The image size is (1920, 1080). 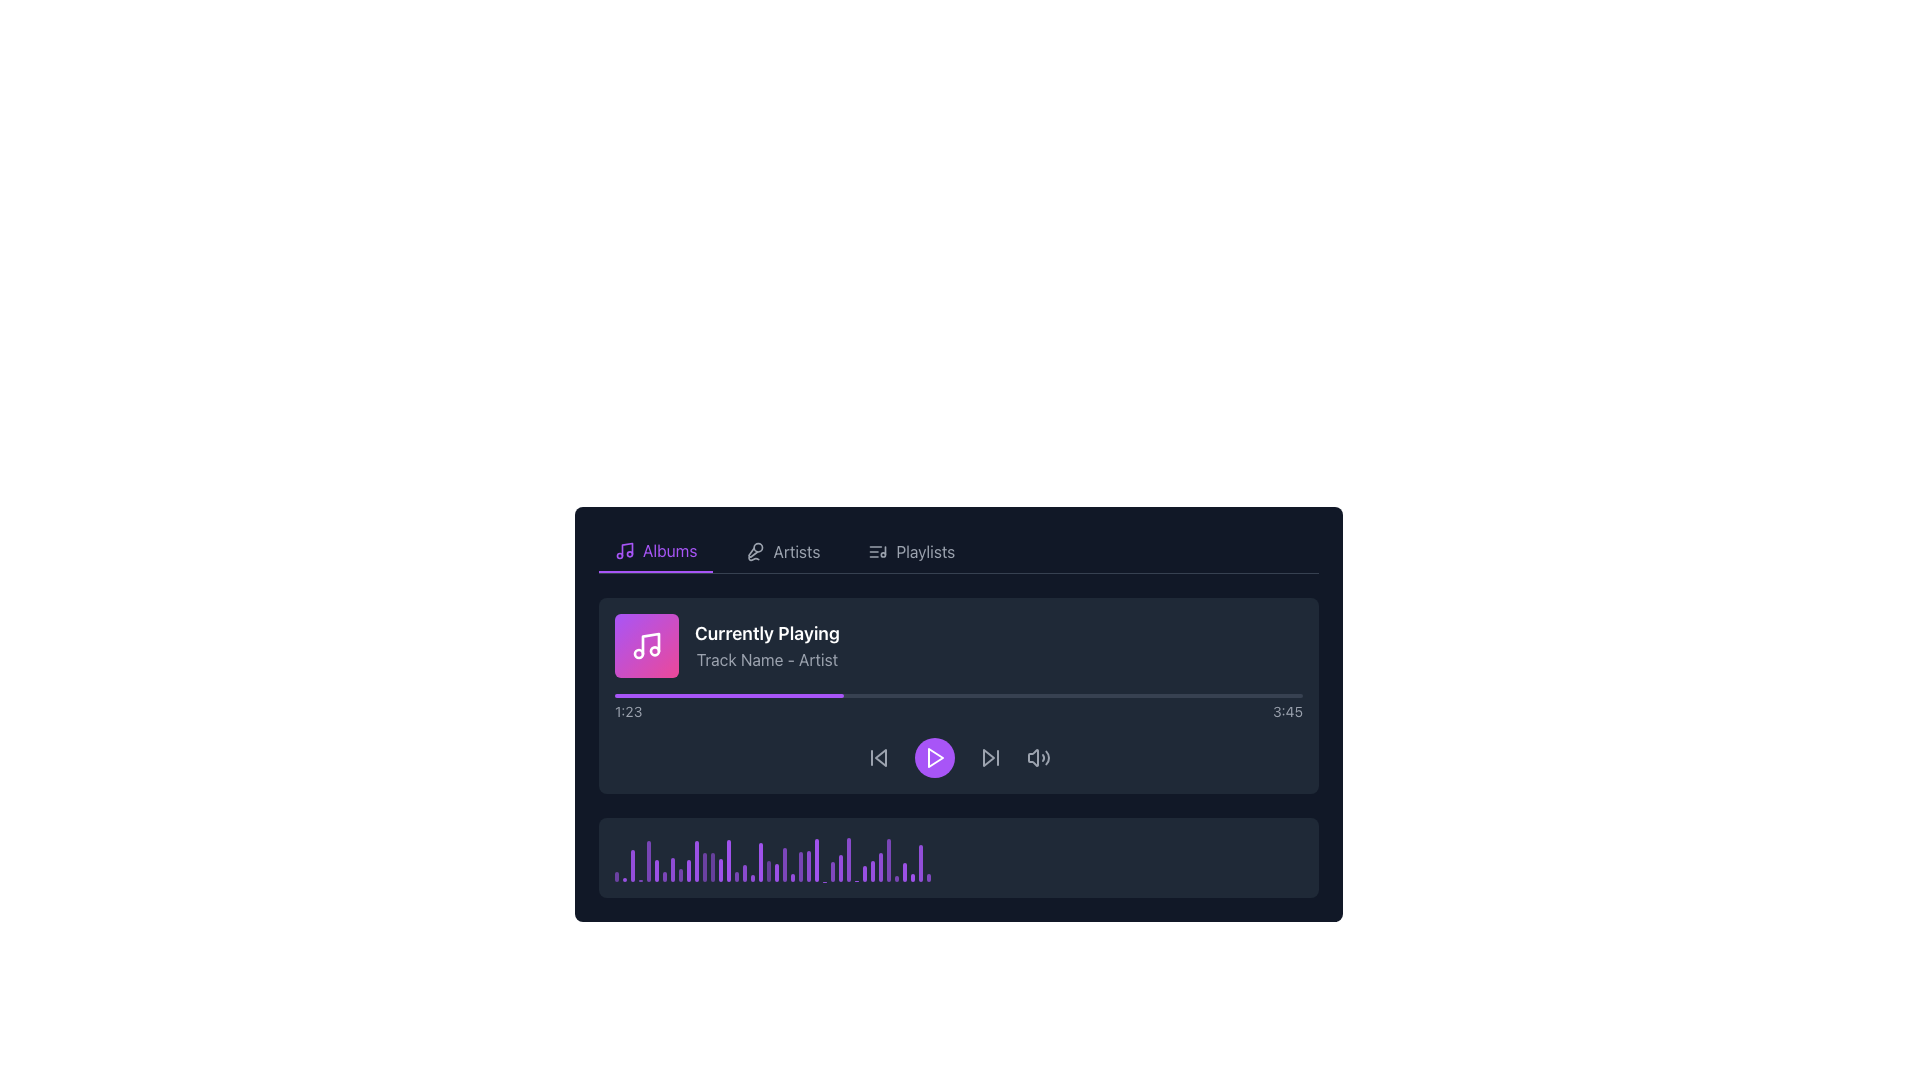 I want to click on the playback status text indicating the current status of the music player, which is located near the top left of the highlighted section, to the right of an icon and above the track details text, so click(x=766, y=633).